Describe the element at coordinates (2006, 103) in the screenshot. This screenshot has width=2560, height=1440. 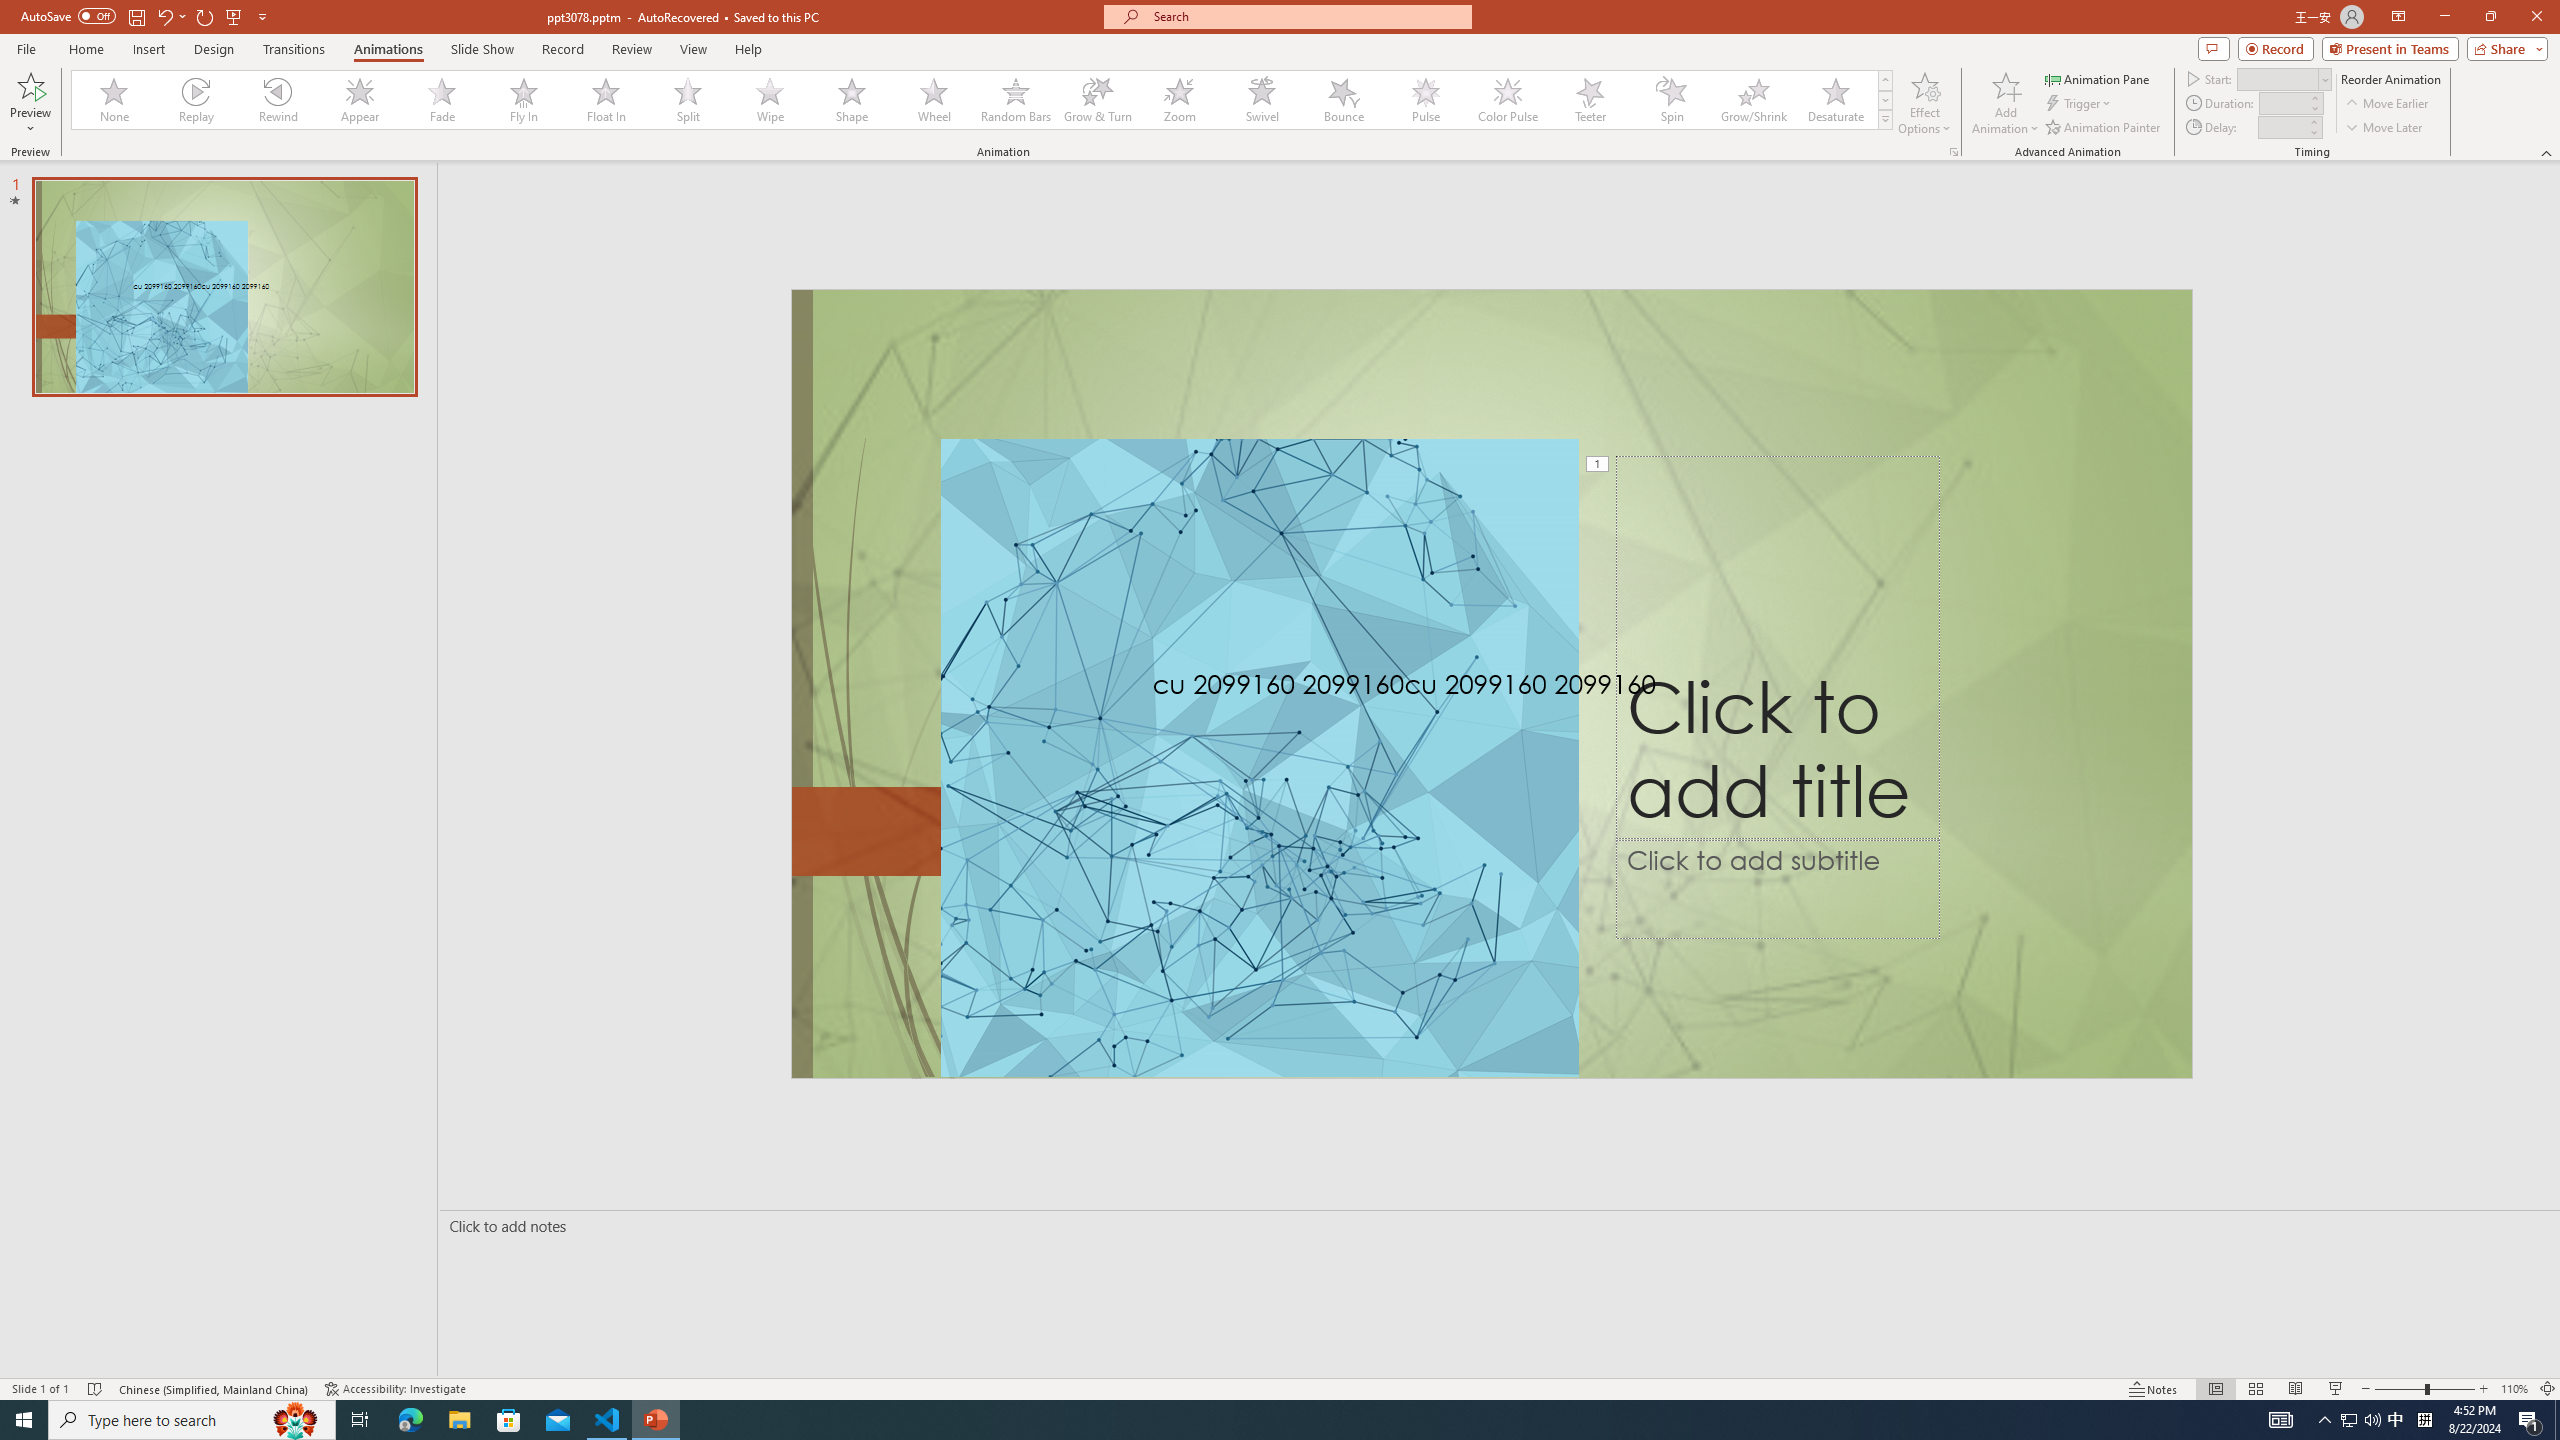
I see `'Add Animation'` at that location.